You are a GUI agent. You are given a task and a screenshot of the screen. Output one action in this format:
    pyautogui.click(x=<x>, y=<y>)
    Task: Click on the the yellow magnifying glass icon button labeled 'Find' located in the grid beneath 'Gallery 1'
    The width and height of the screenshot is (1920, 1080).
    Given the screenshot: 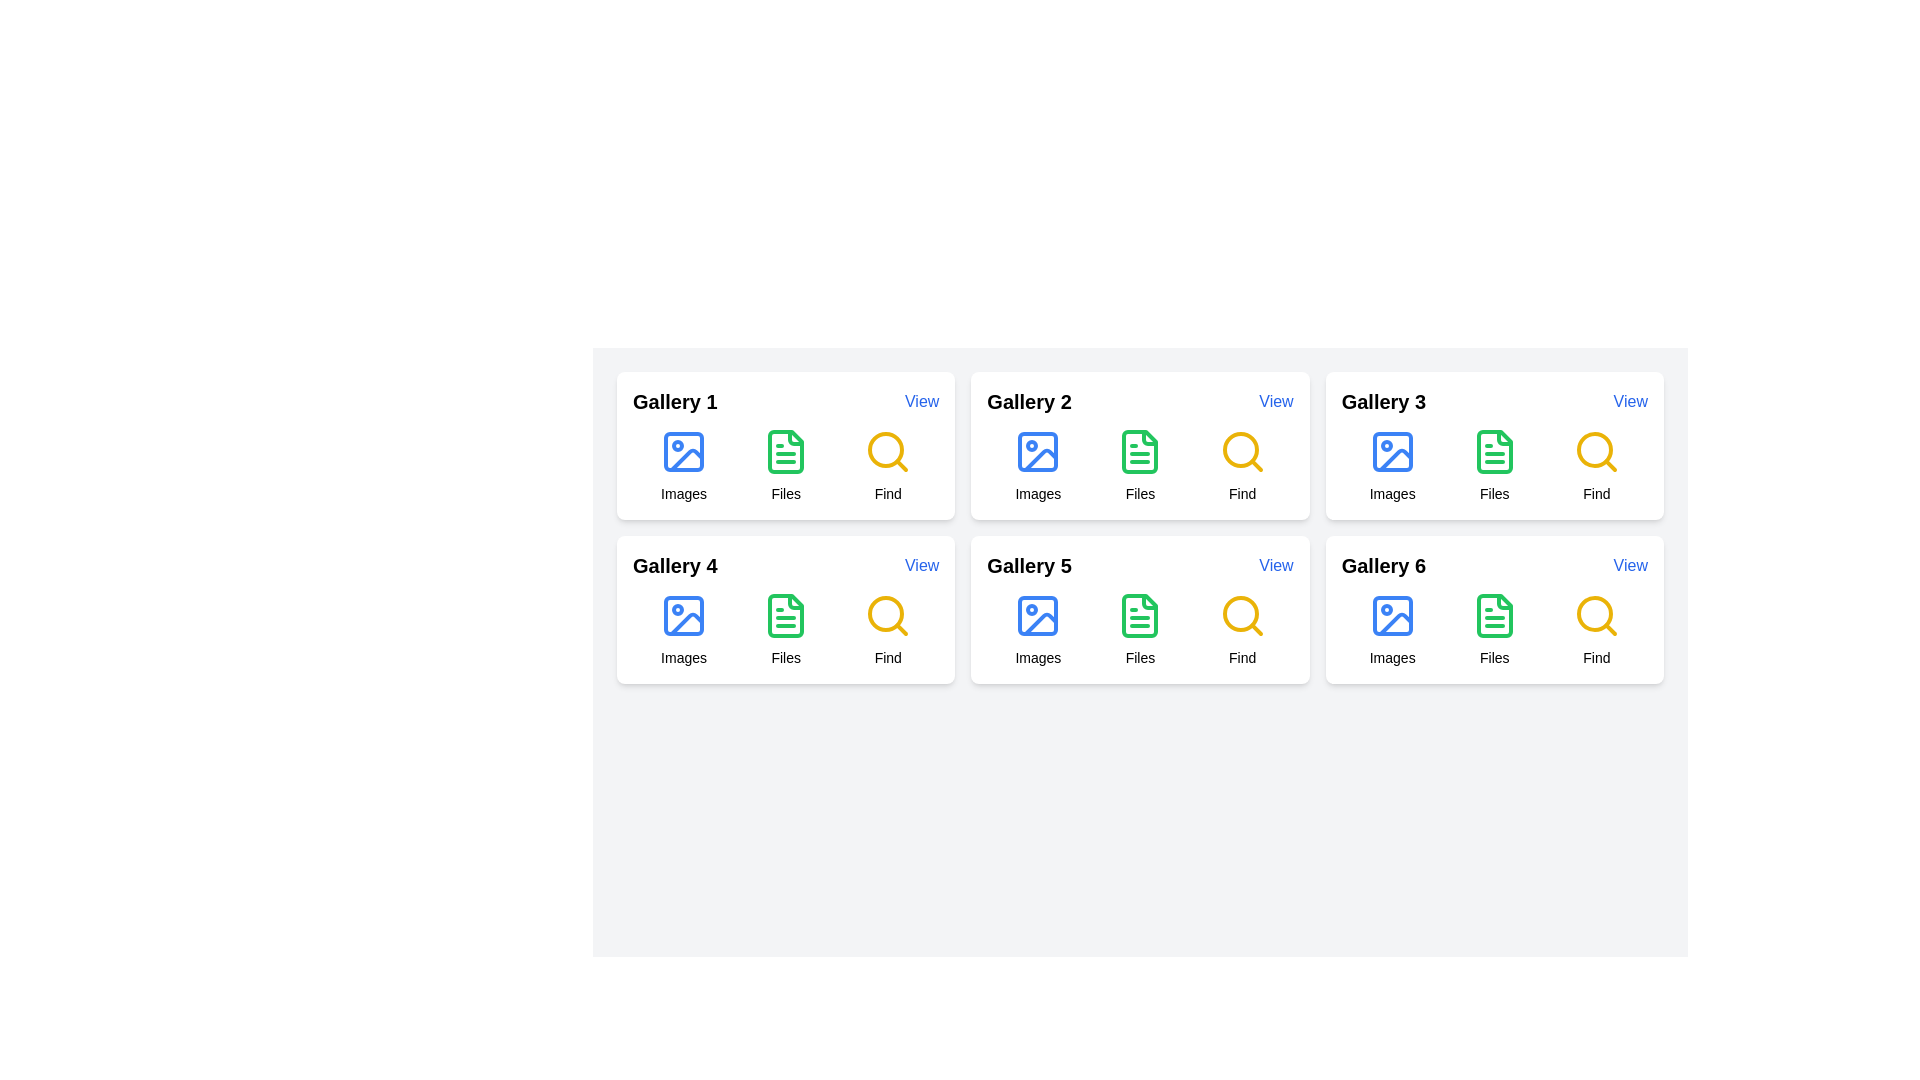 What is the action you would take?
    pyautogui.click(x=887, y=451)
    